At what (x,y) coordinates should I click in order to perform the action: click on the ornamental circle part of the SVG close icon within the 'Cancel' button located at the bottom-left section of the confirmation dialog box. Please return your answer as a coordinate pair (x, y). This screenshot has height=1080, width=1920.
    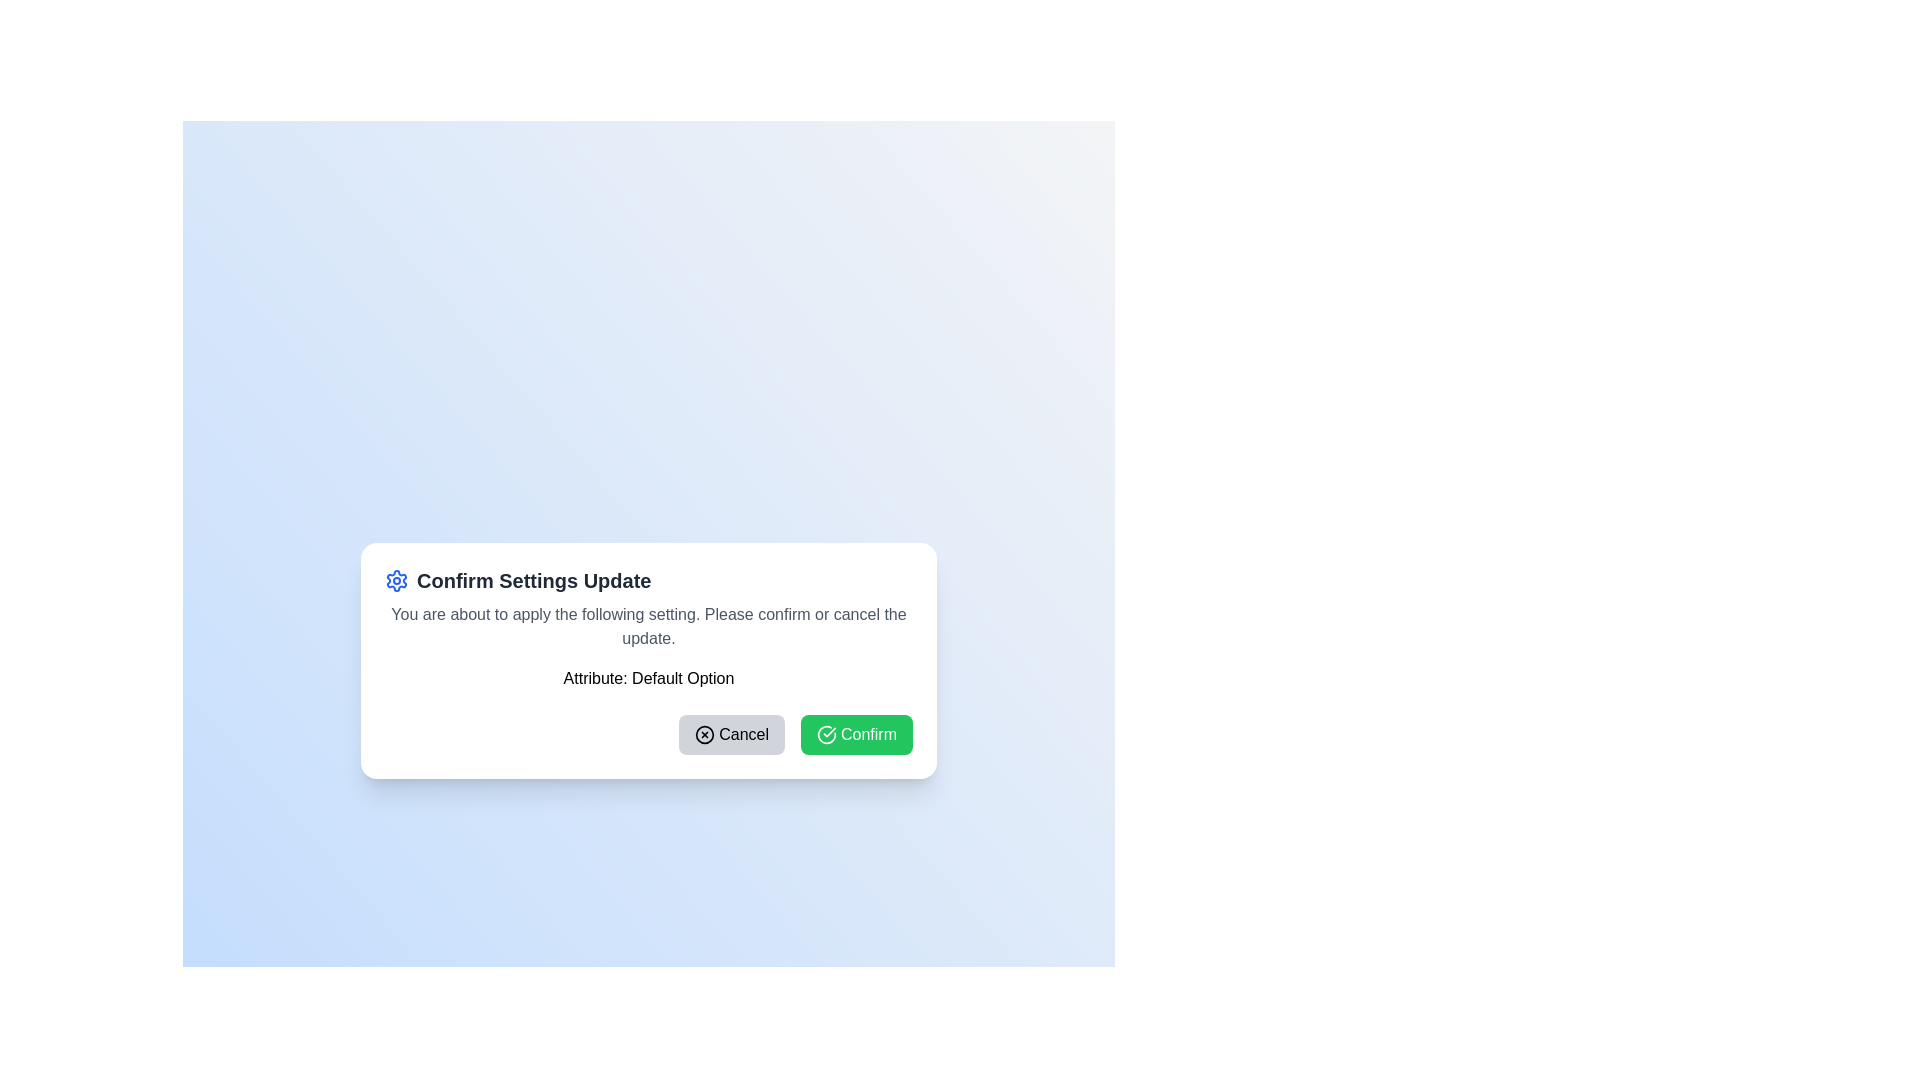
    Looking at the image, I should click on (705, 735).